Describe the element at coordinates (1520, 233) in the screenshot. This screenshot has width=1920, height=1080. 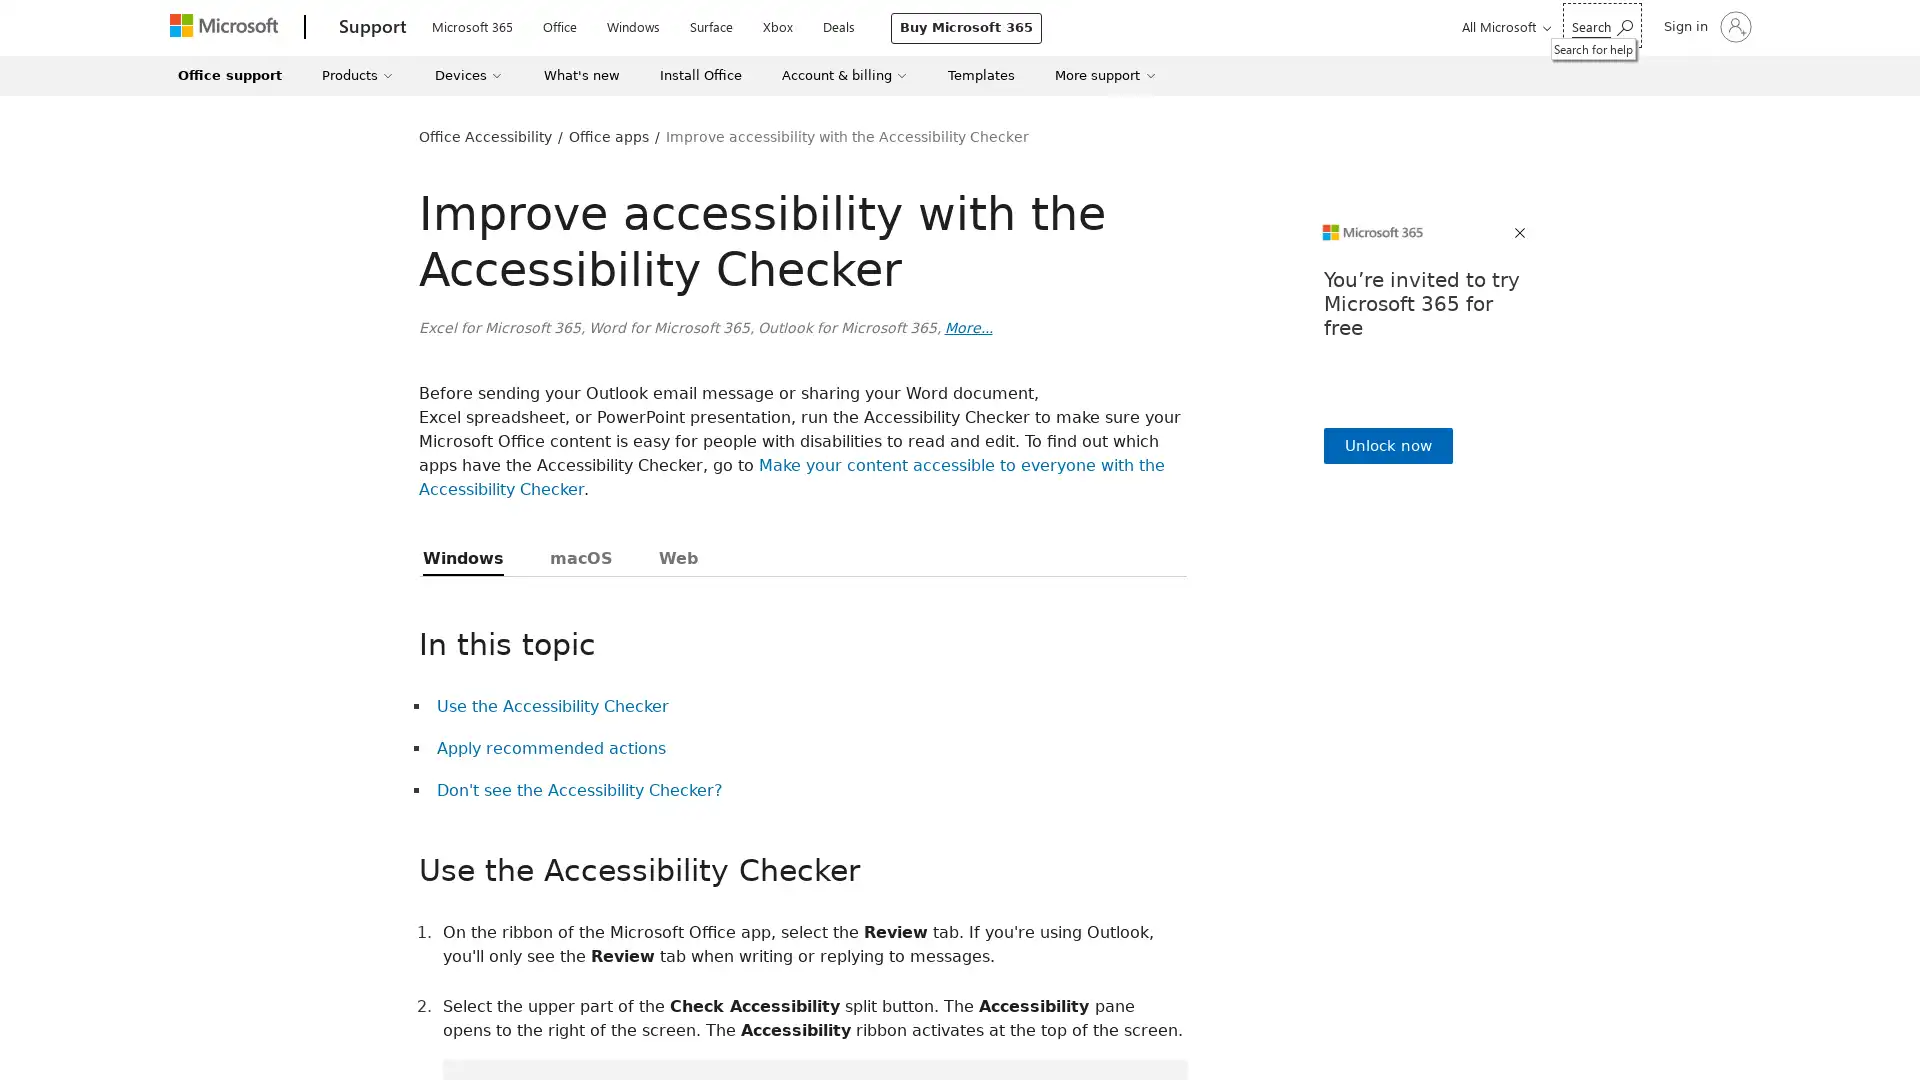
I see `Close upgrade banner` at that location.